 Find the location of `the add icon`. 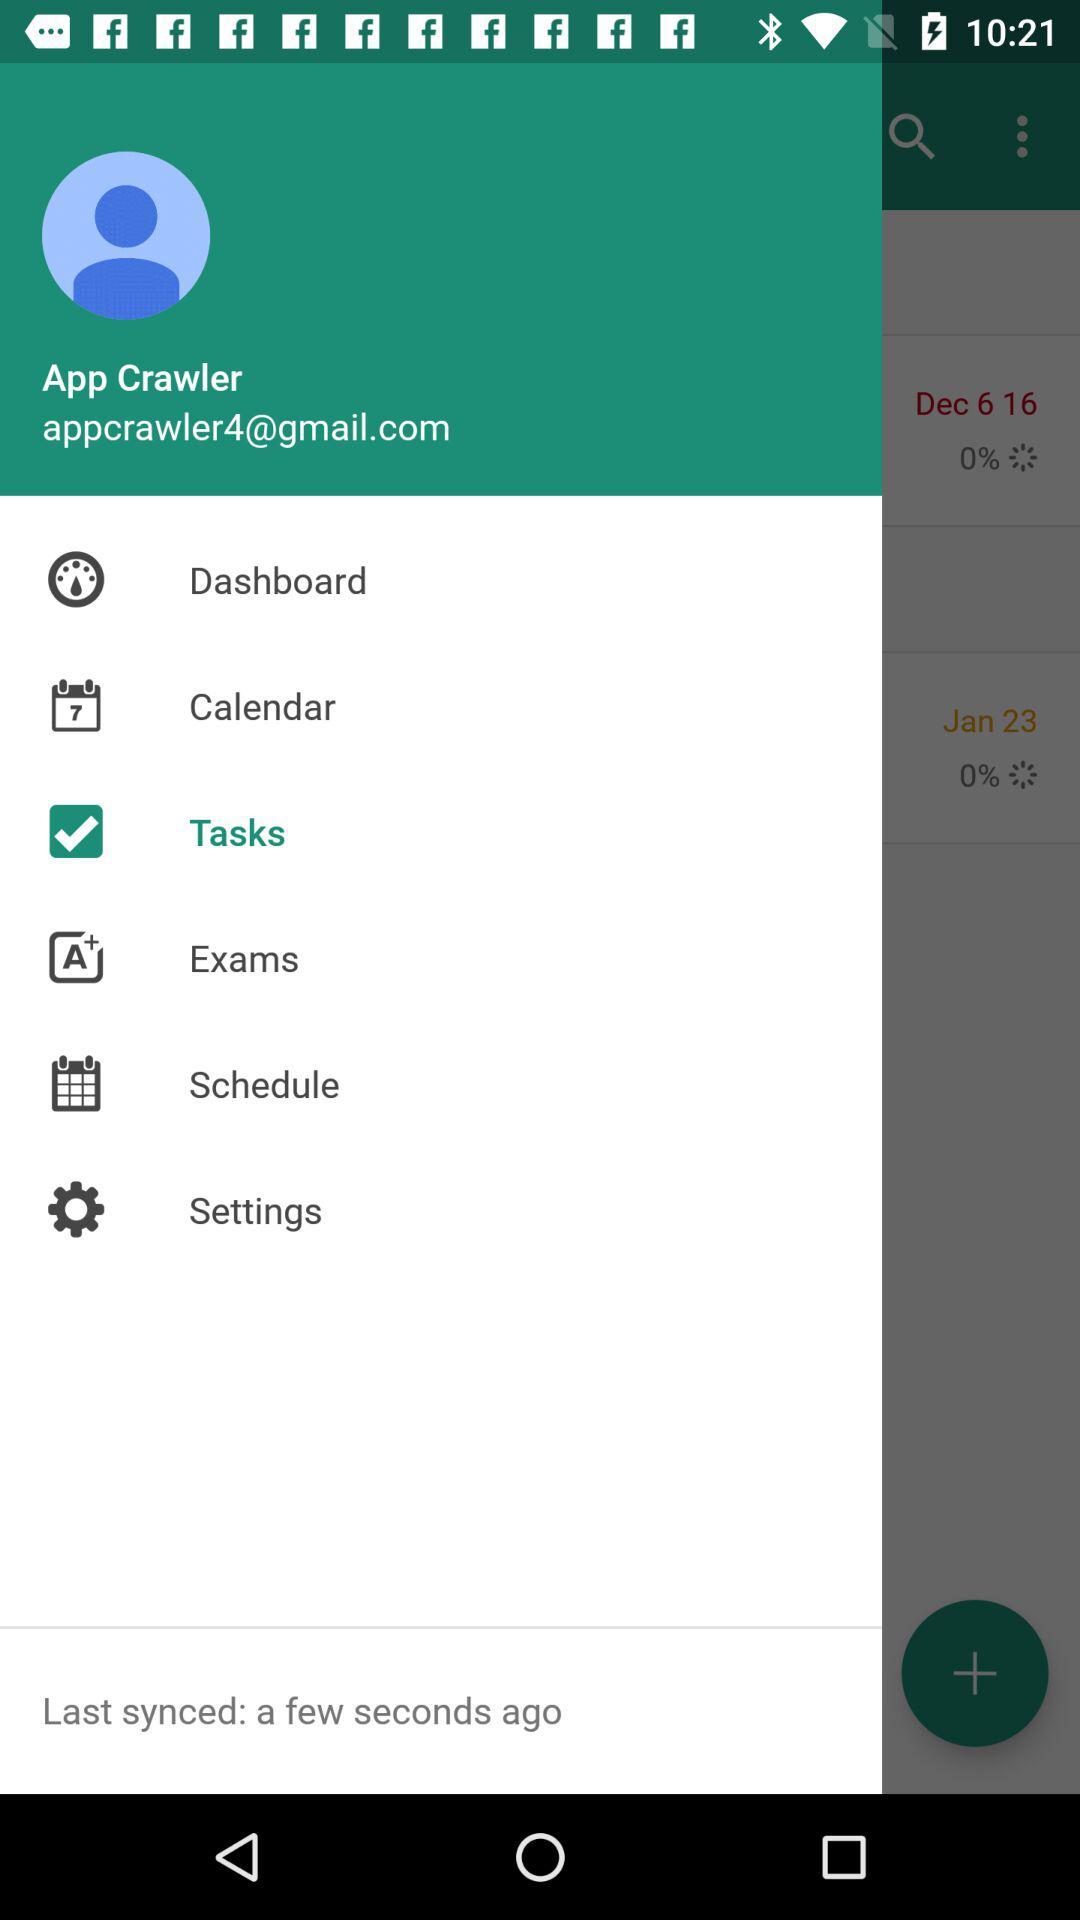

the add icon is located at coordinates (974, 1673).